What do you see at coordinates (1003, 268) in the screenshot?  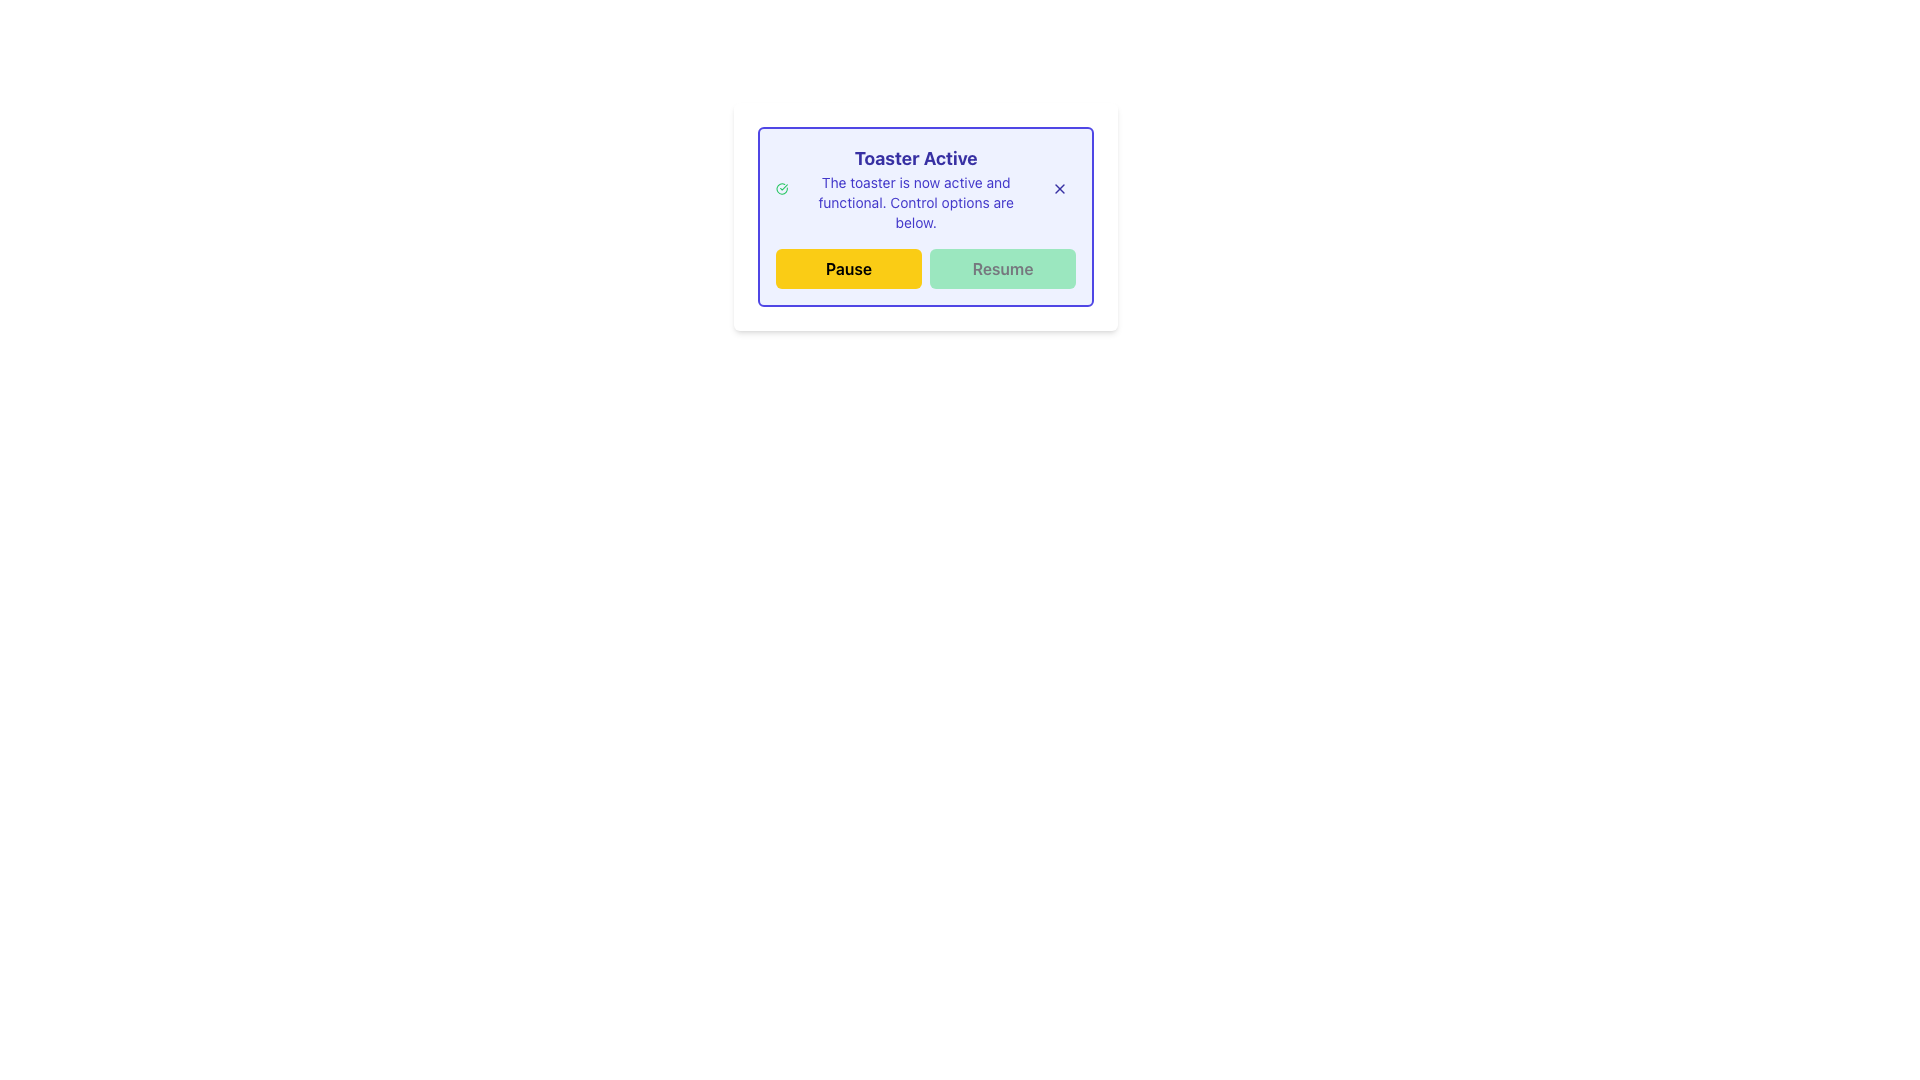 I see `the light green 'Resume' button with bold black text to activate the hover effect` at bounding box center [1003, 268].